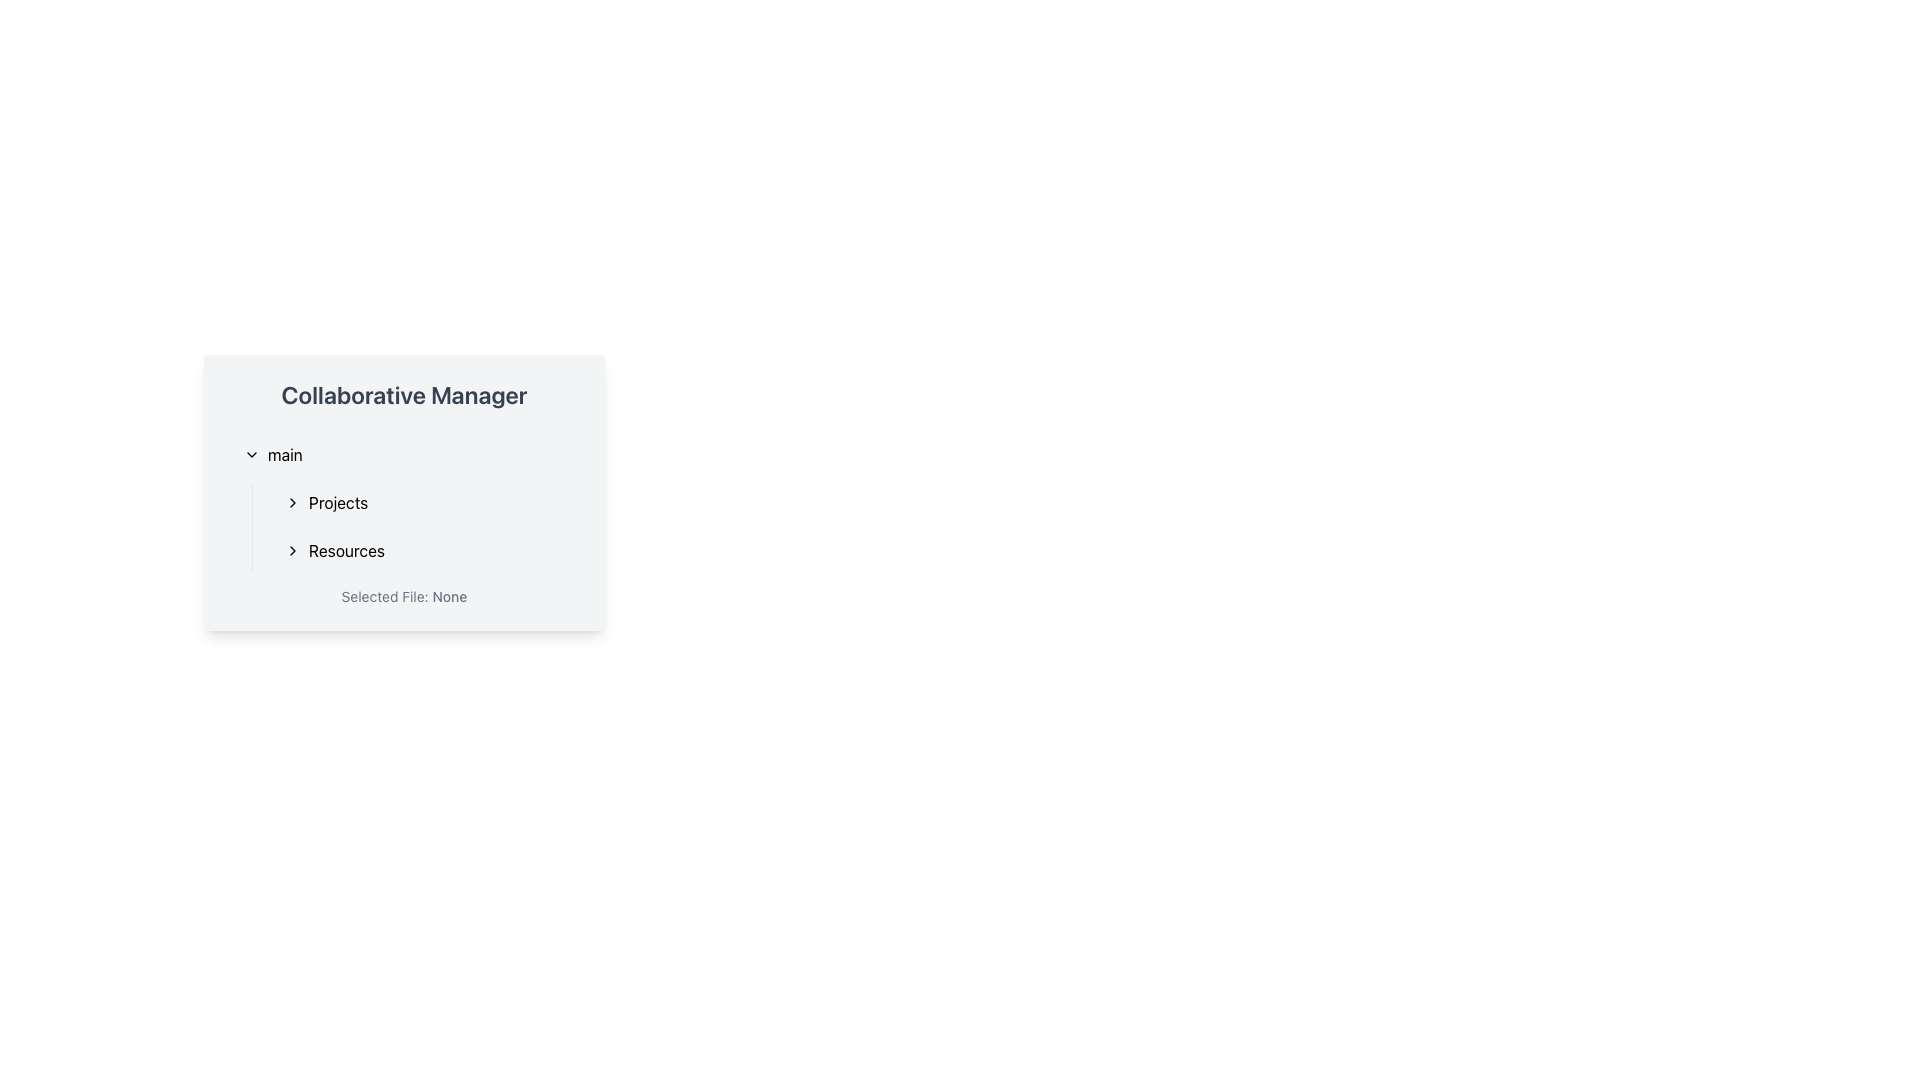  Describe the element at coordinates (251, 455) in the screenshot. I see `the downward chevron icon located to the left of the text 'main' in the 'Collaborative Manager' menu for possible visual feedback` at that location.